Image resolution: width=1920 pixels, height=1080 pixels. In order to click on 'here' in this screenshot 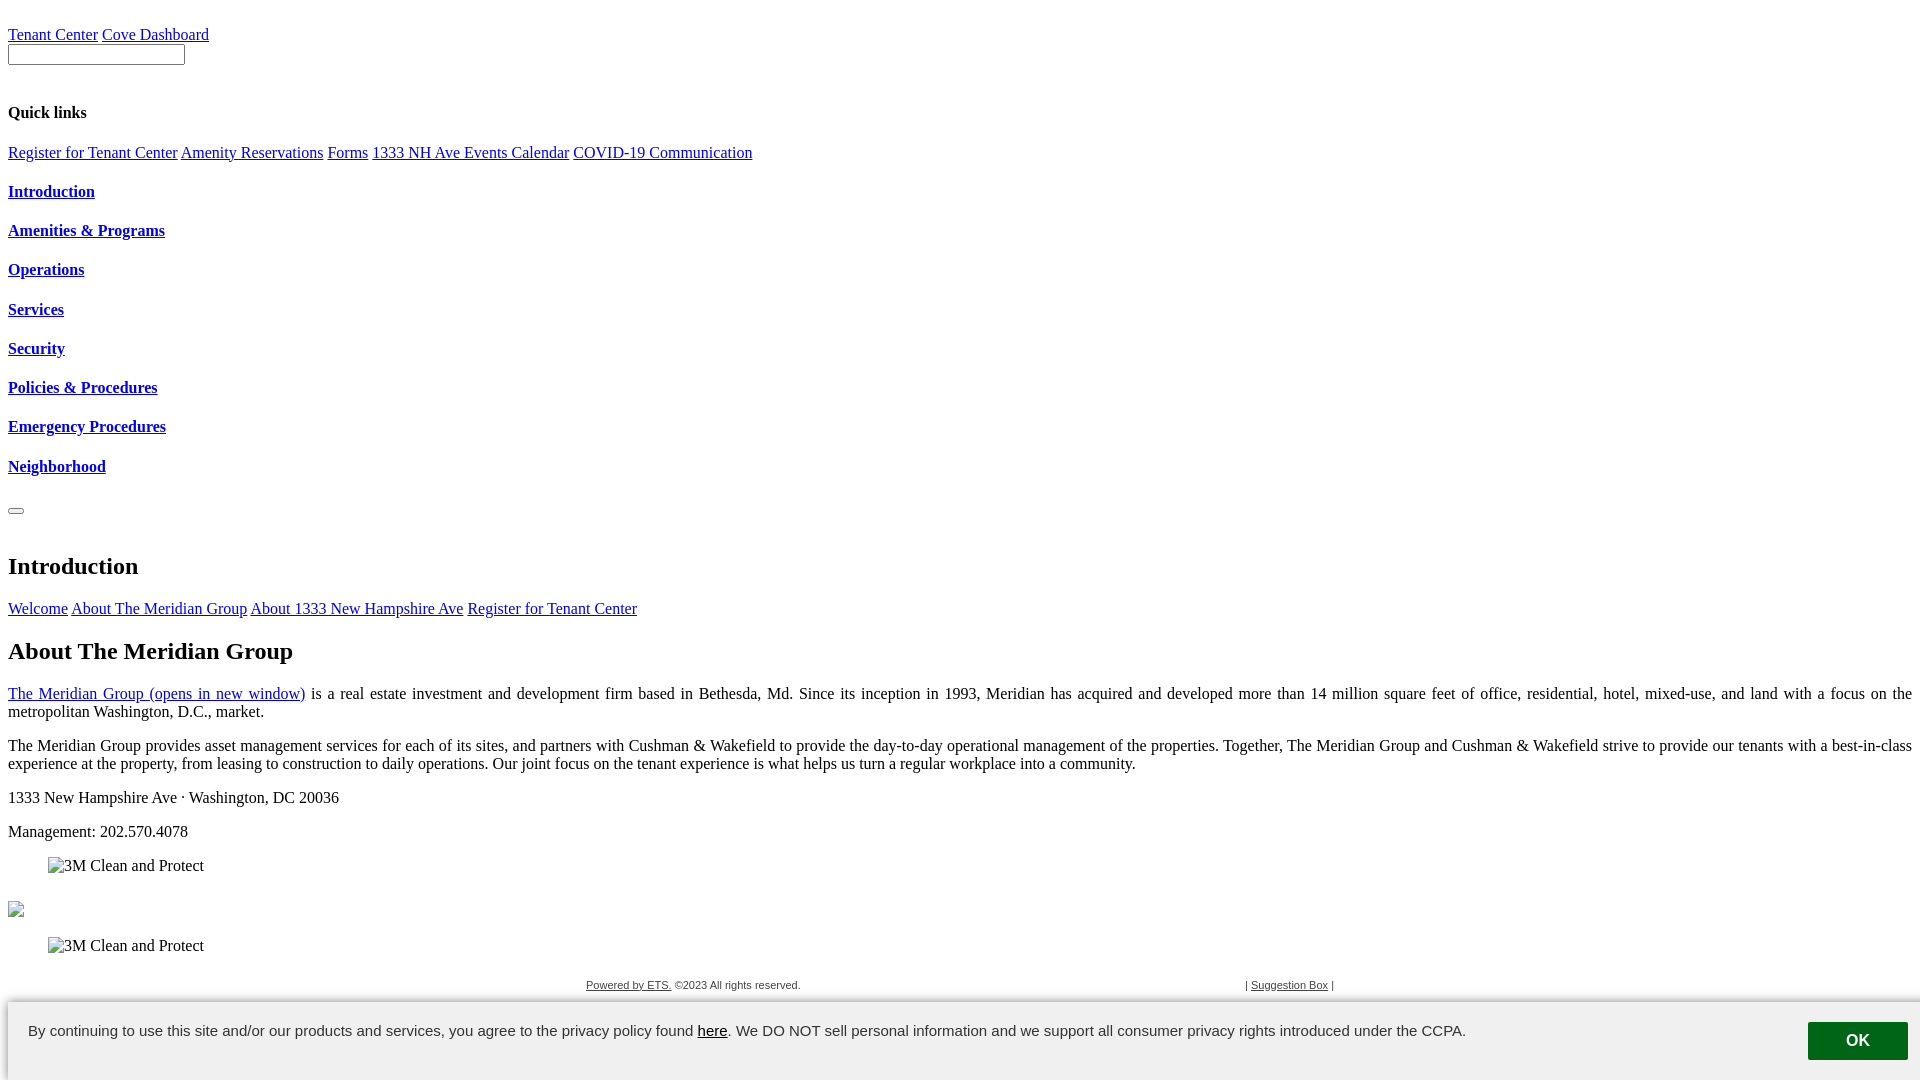, I will do `click(713, 1030)`.